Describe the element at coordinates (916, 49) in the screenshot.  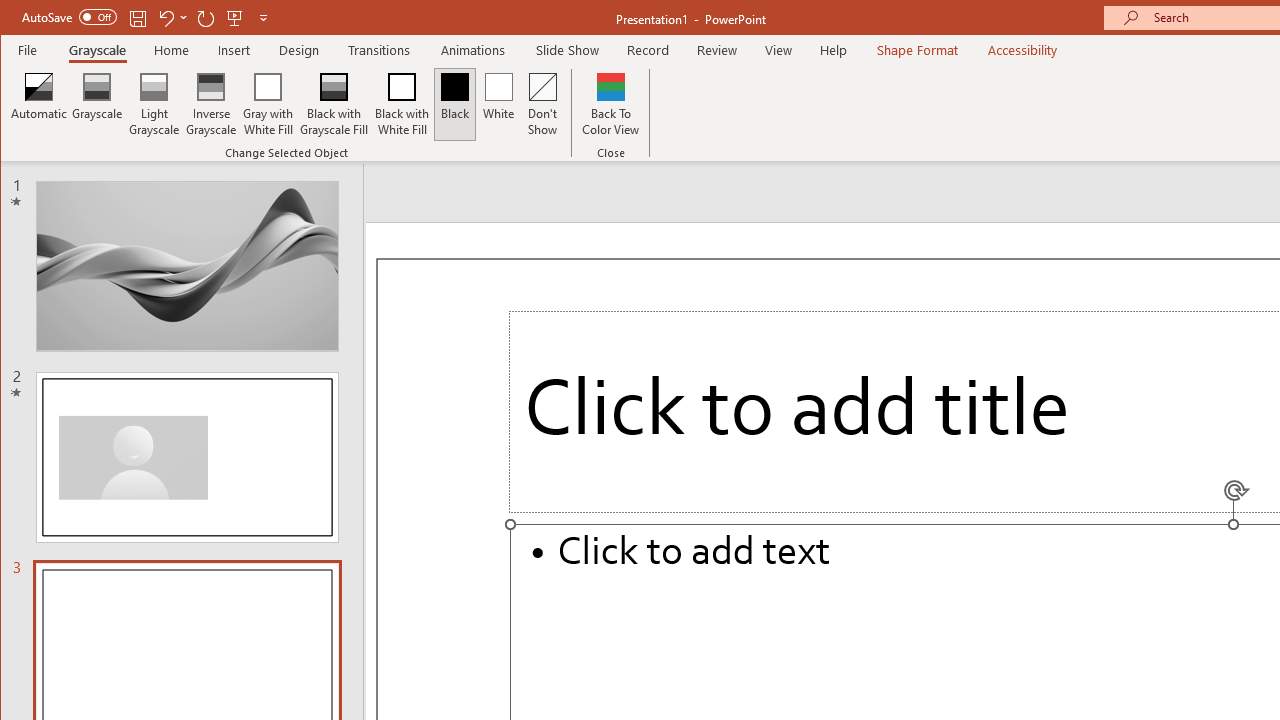
I see `'Shape Format'` at that location.